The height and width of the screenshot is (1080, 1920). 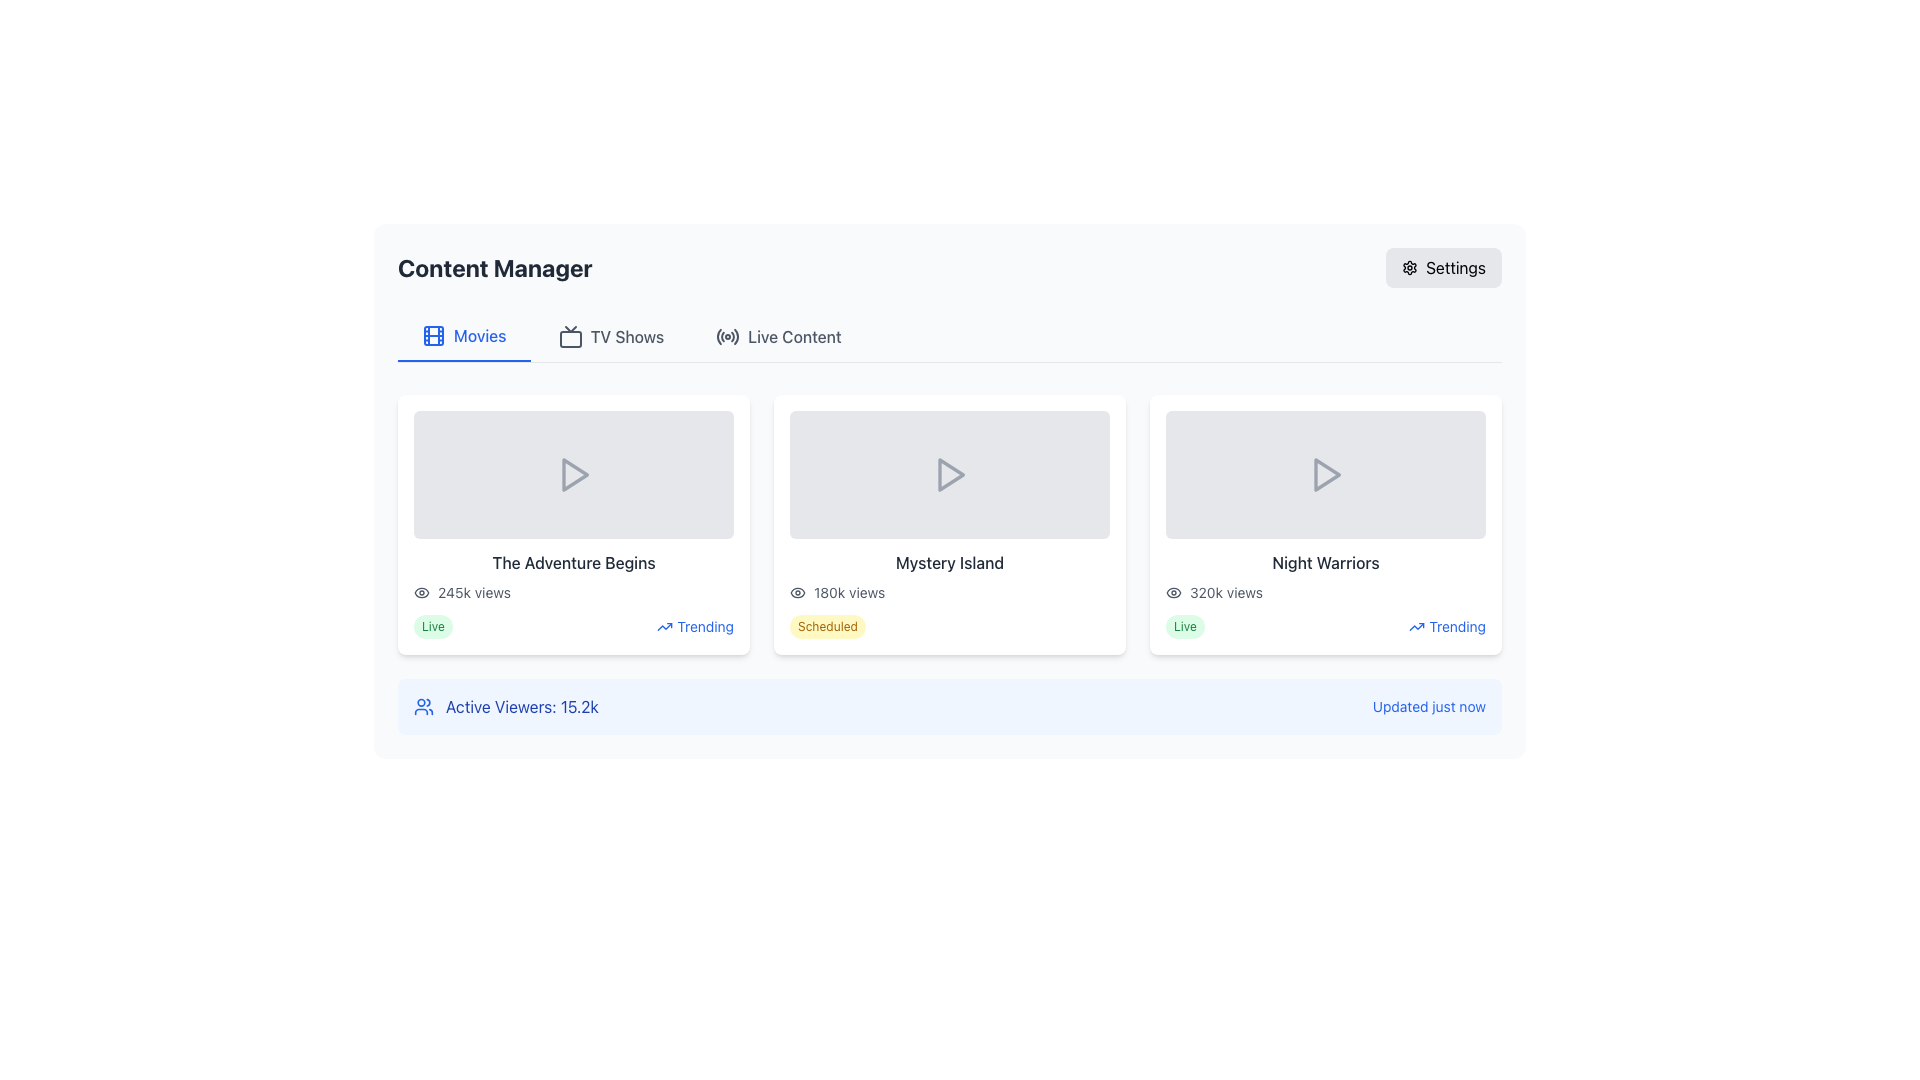 I want to click on the non-clickable 'Live' badge, which is a pill-shaped label with a light green background and bold green text, located near the bottom-left area of the 'Night Warriors' content block, so click(x=1185, y=626).